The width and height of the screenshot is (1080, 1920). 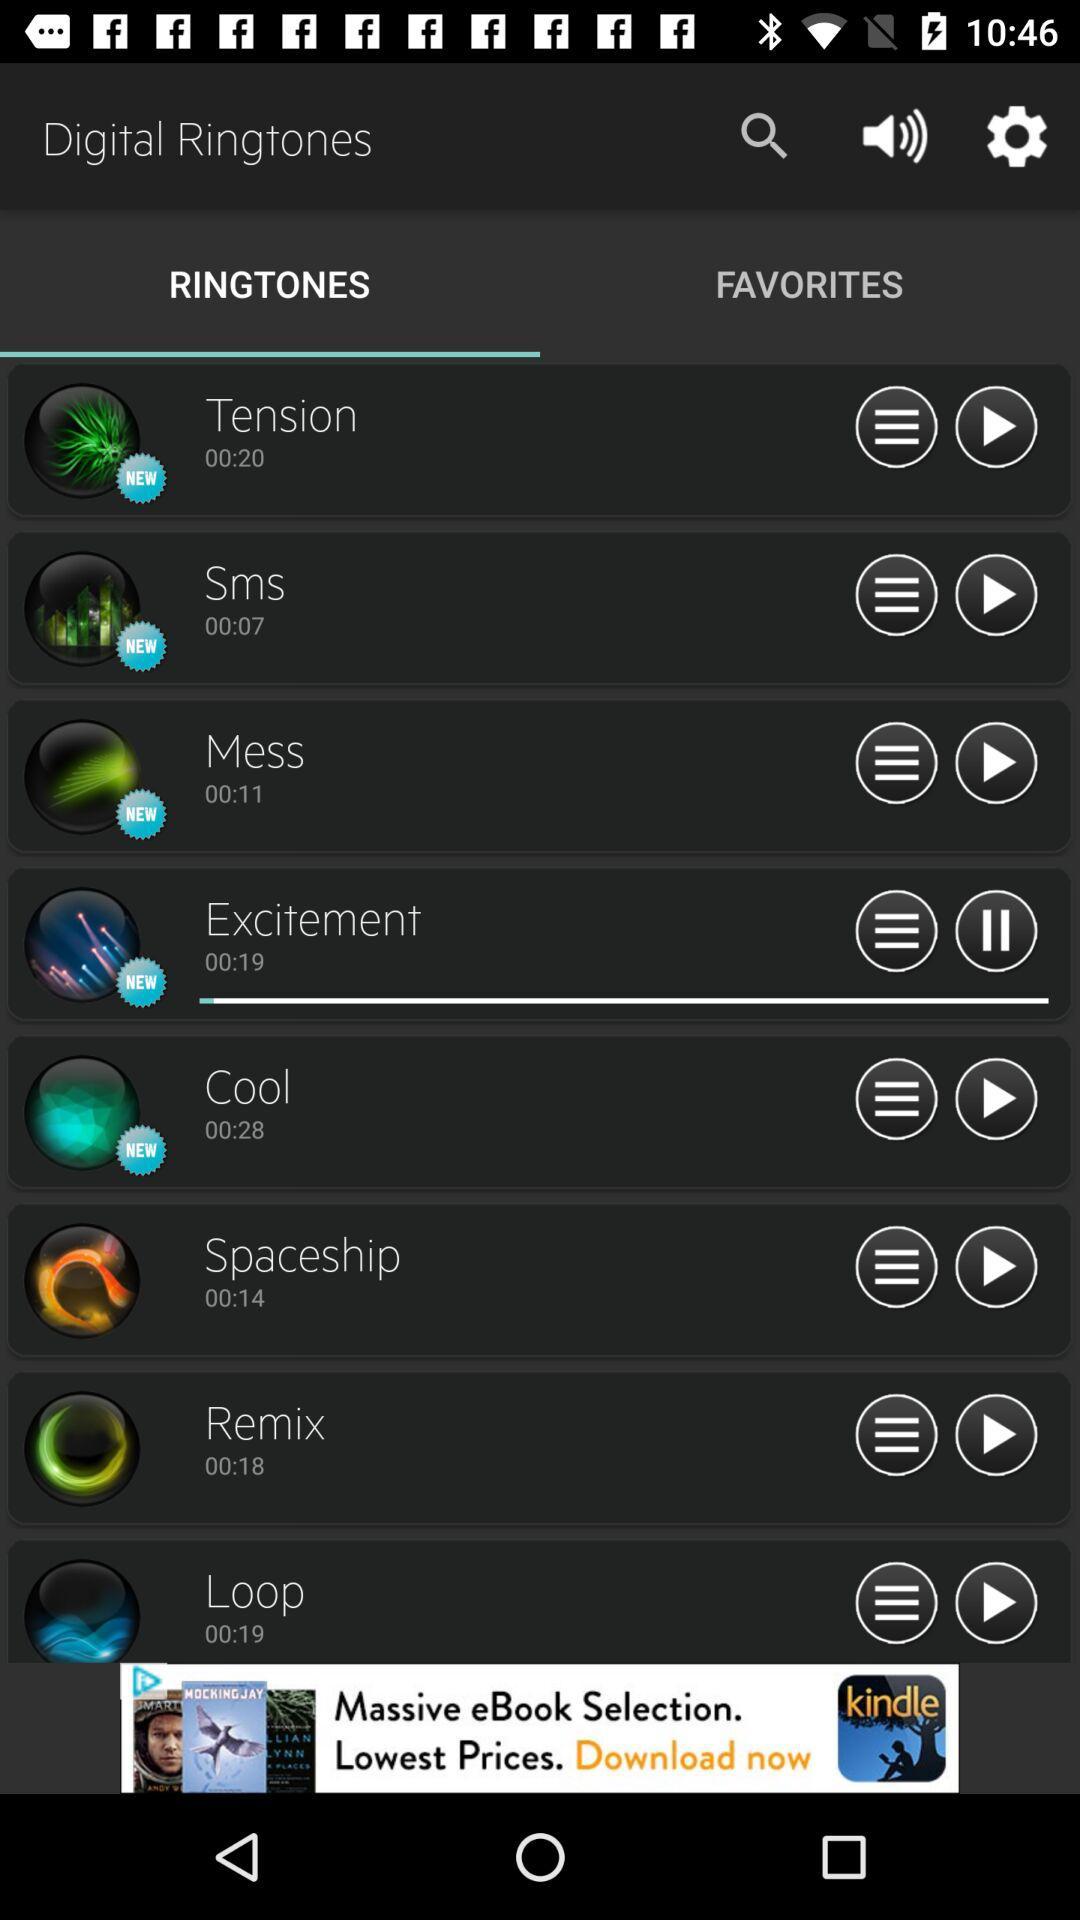 What do you see at coordinates (995, 1099) in the screenshot?
I see `push play button` at bounding box center [995, 1099].